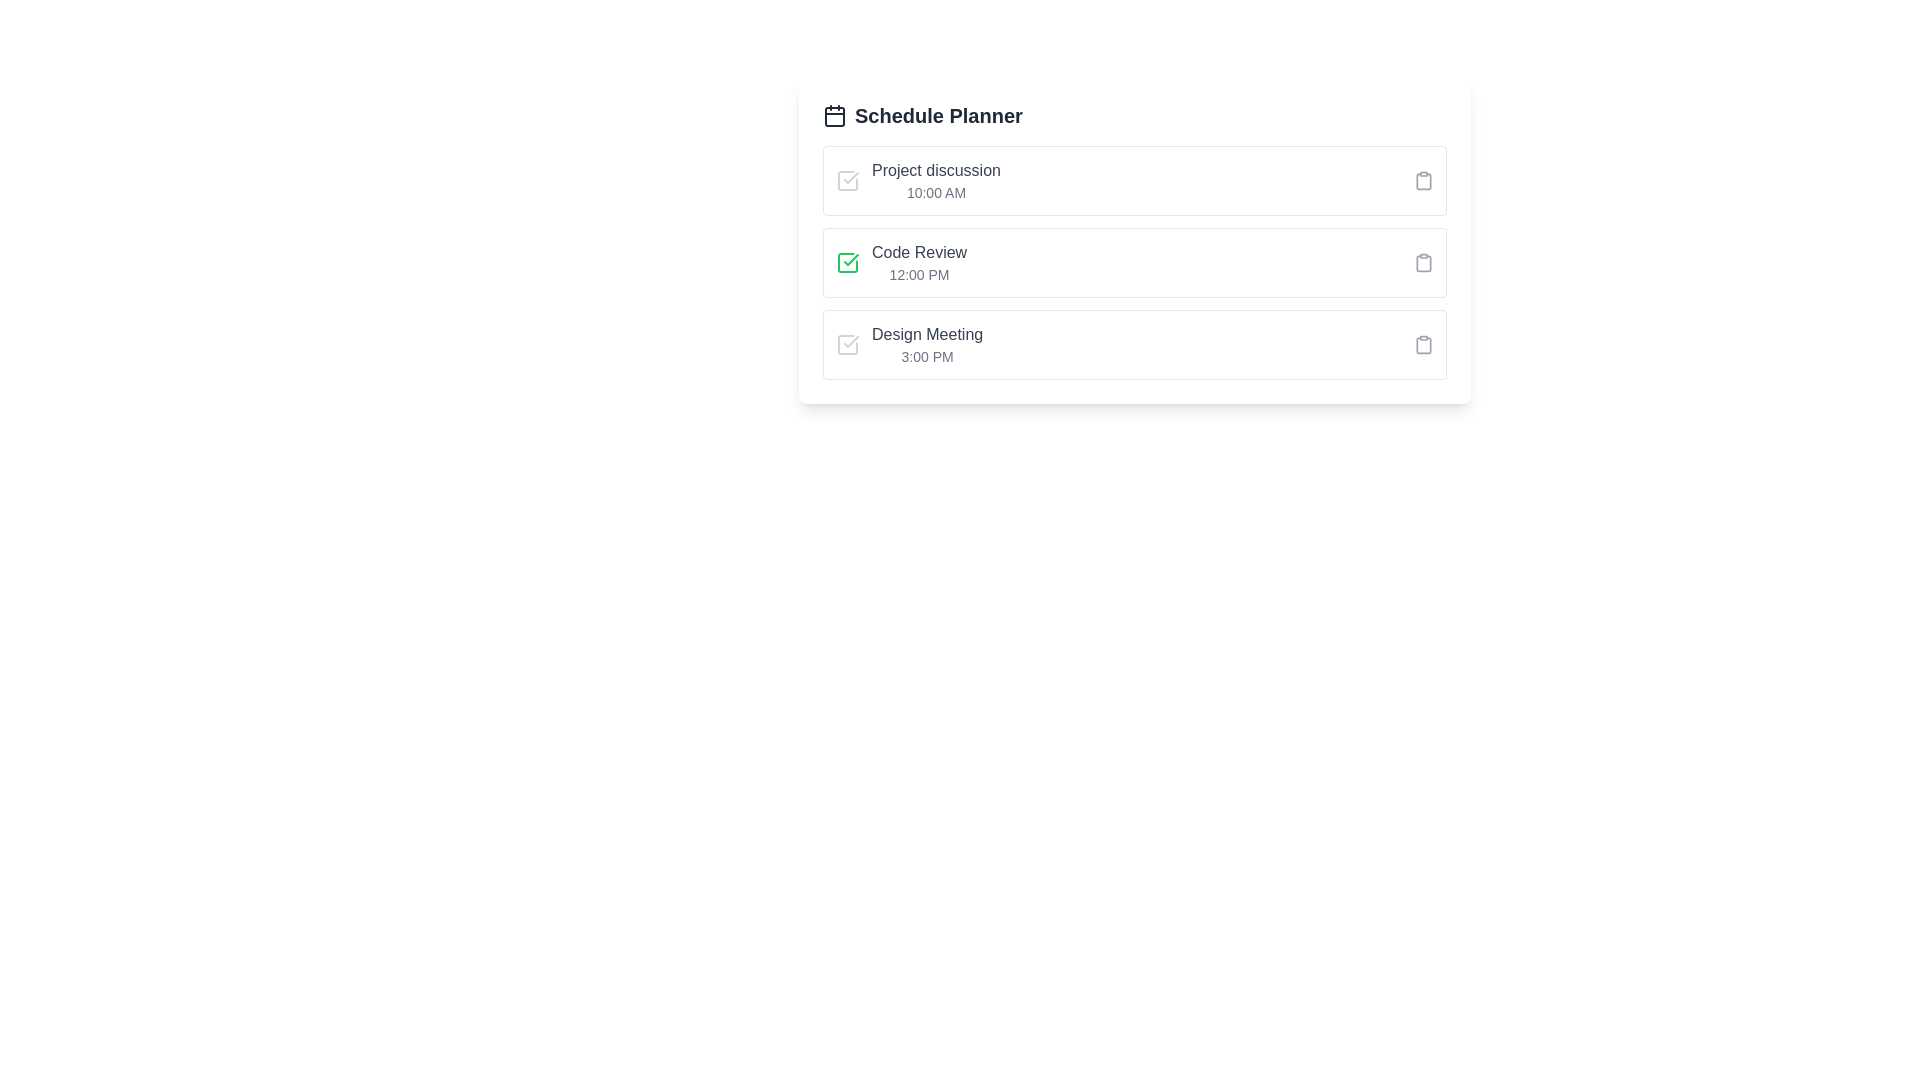 This screenshot has height=1080, width=1920. What do you see at coordinates (1423, 181) in the screenshot?
I see `the clipboard icon for the task 'Project discussion' to access additional options` at bounding box center [1423, 181].